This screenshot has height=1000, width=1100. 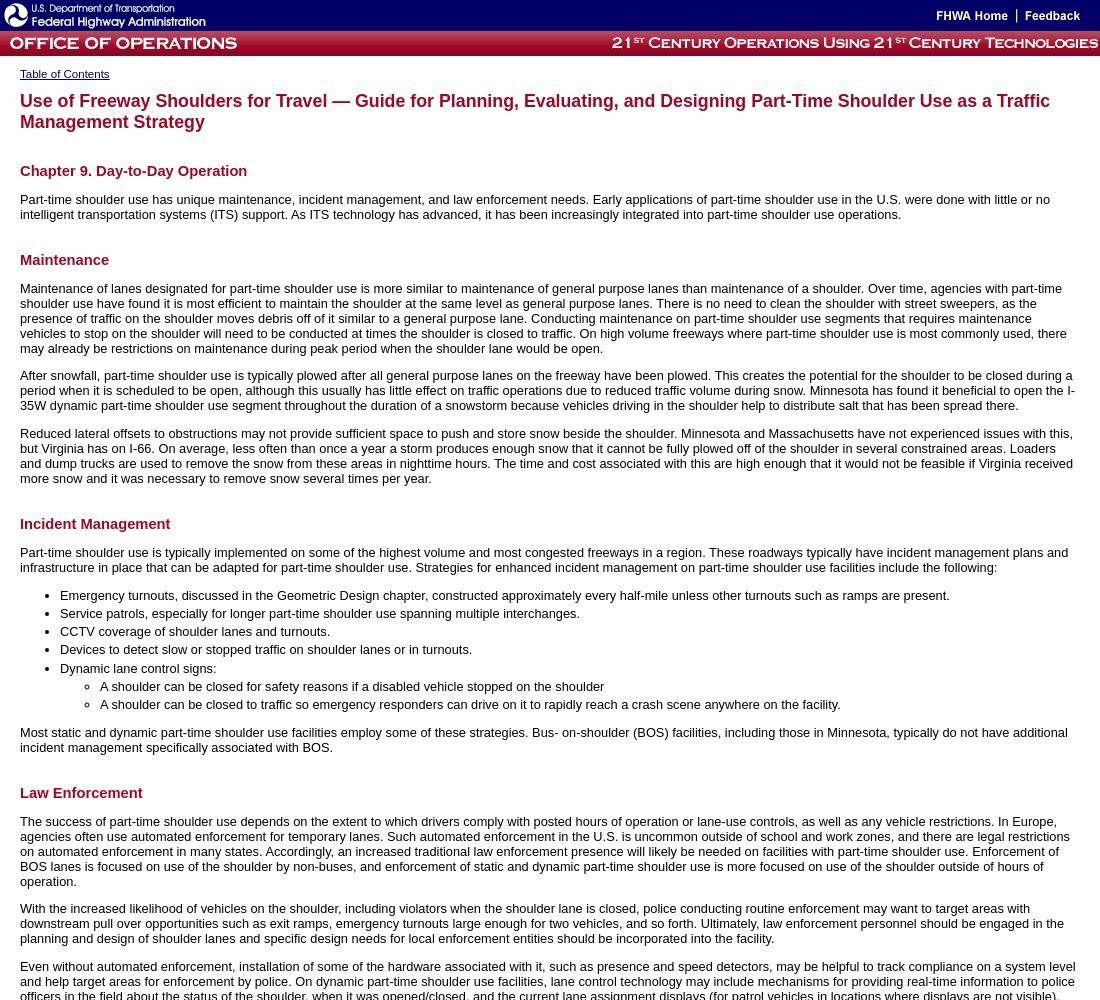 What do you see at coordinates (99, 702) in the screenshot?
I see `'A shoulder can be closed to traffic so emergency responders can drive on it to rapidly reach a crash scene anywhere on the facility.'` at bounding box center [99, 702].